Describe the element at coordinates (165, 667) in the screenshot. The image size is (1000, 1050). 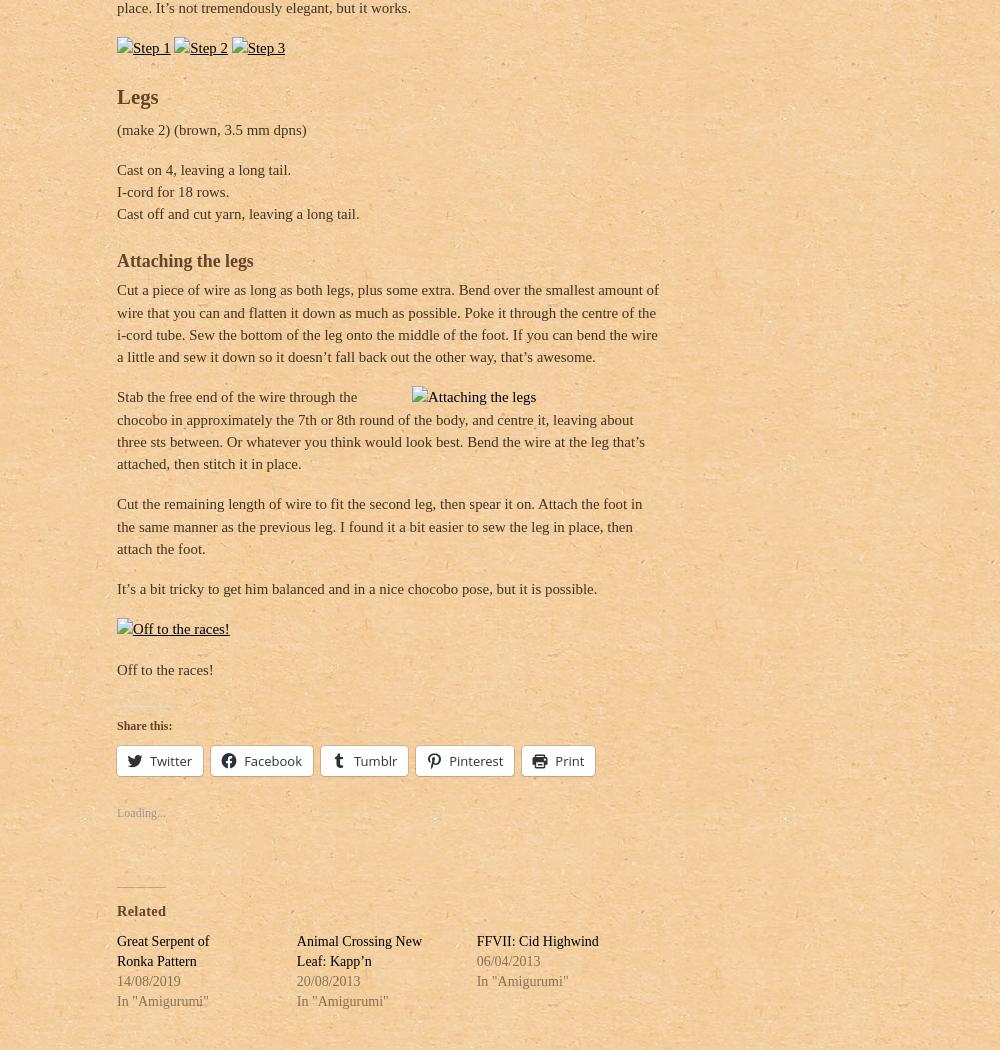
I see `'Off to the races!'` at that location.